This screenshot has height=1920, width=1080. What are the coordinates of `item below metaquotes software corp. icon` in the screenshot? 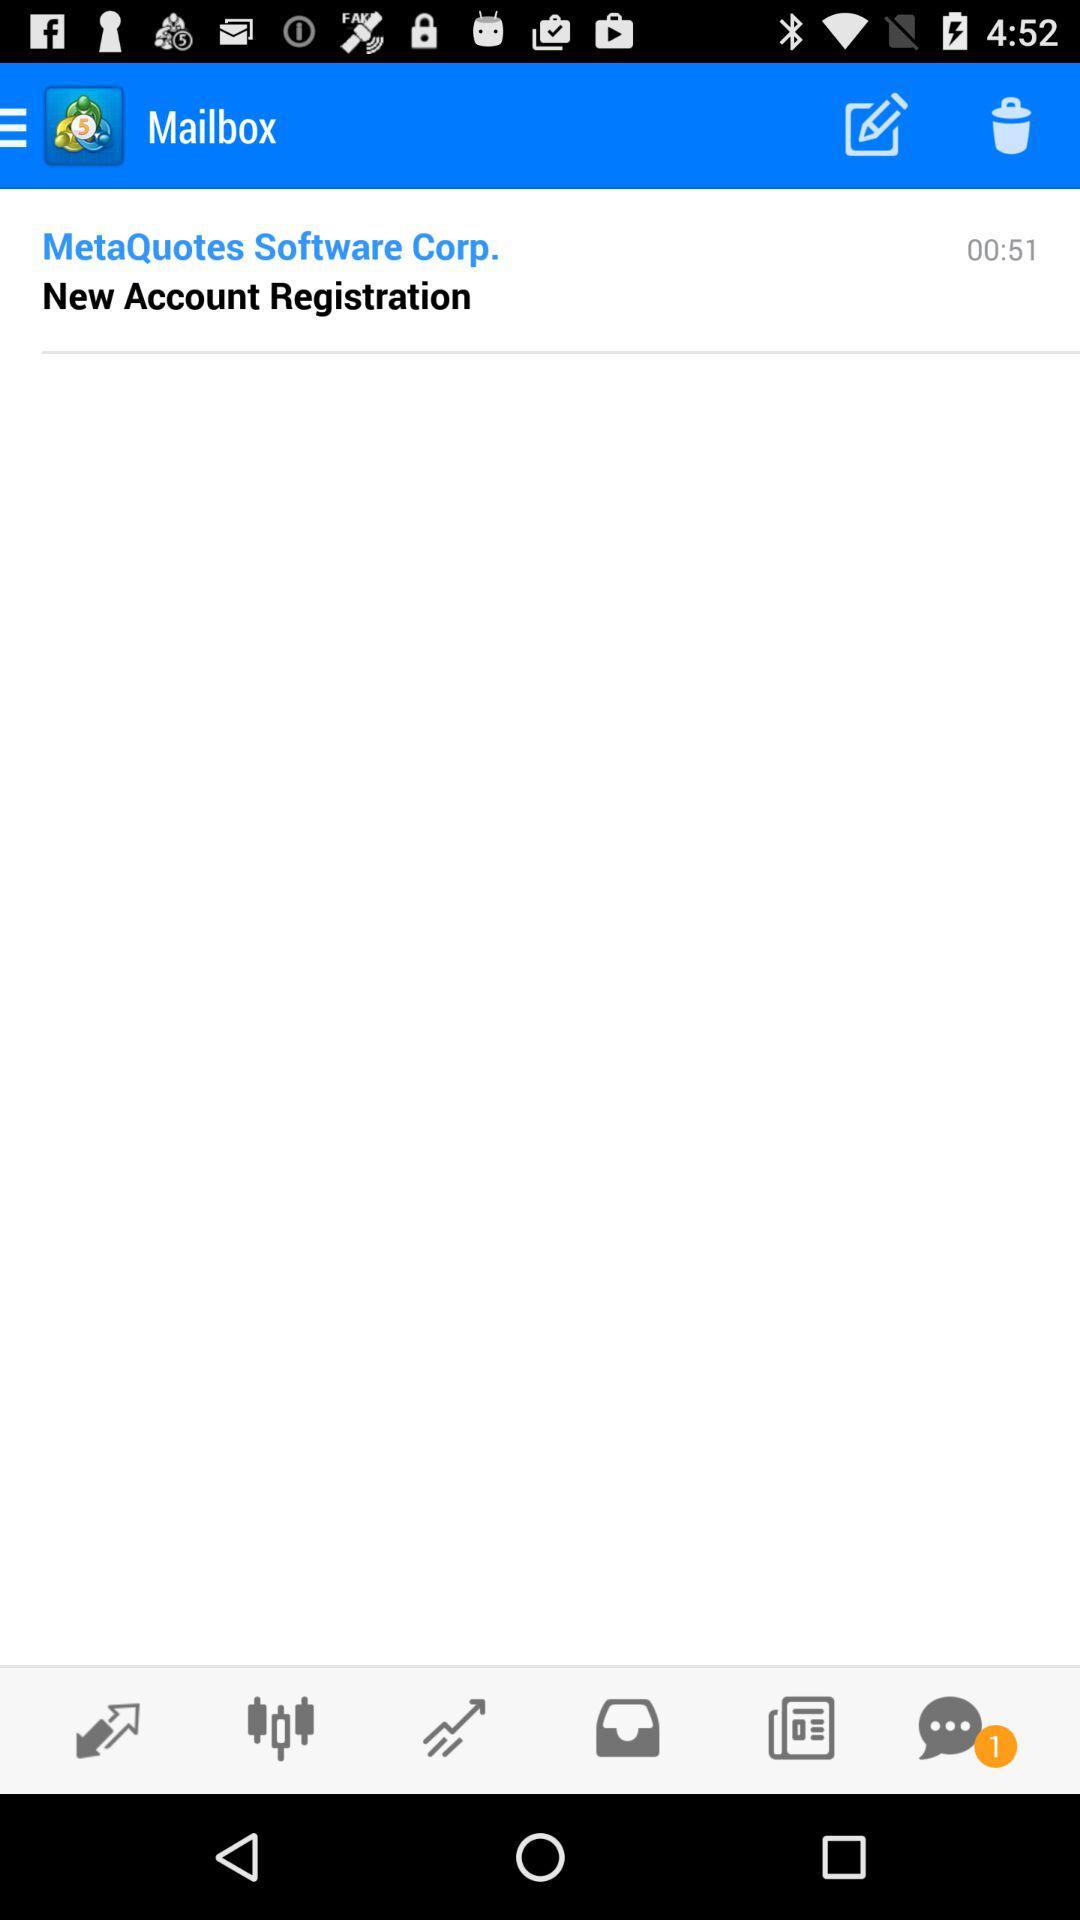 It's located at (255, 293).